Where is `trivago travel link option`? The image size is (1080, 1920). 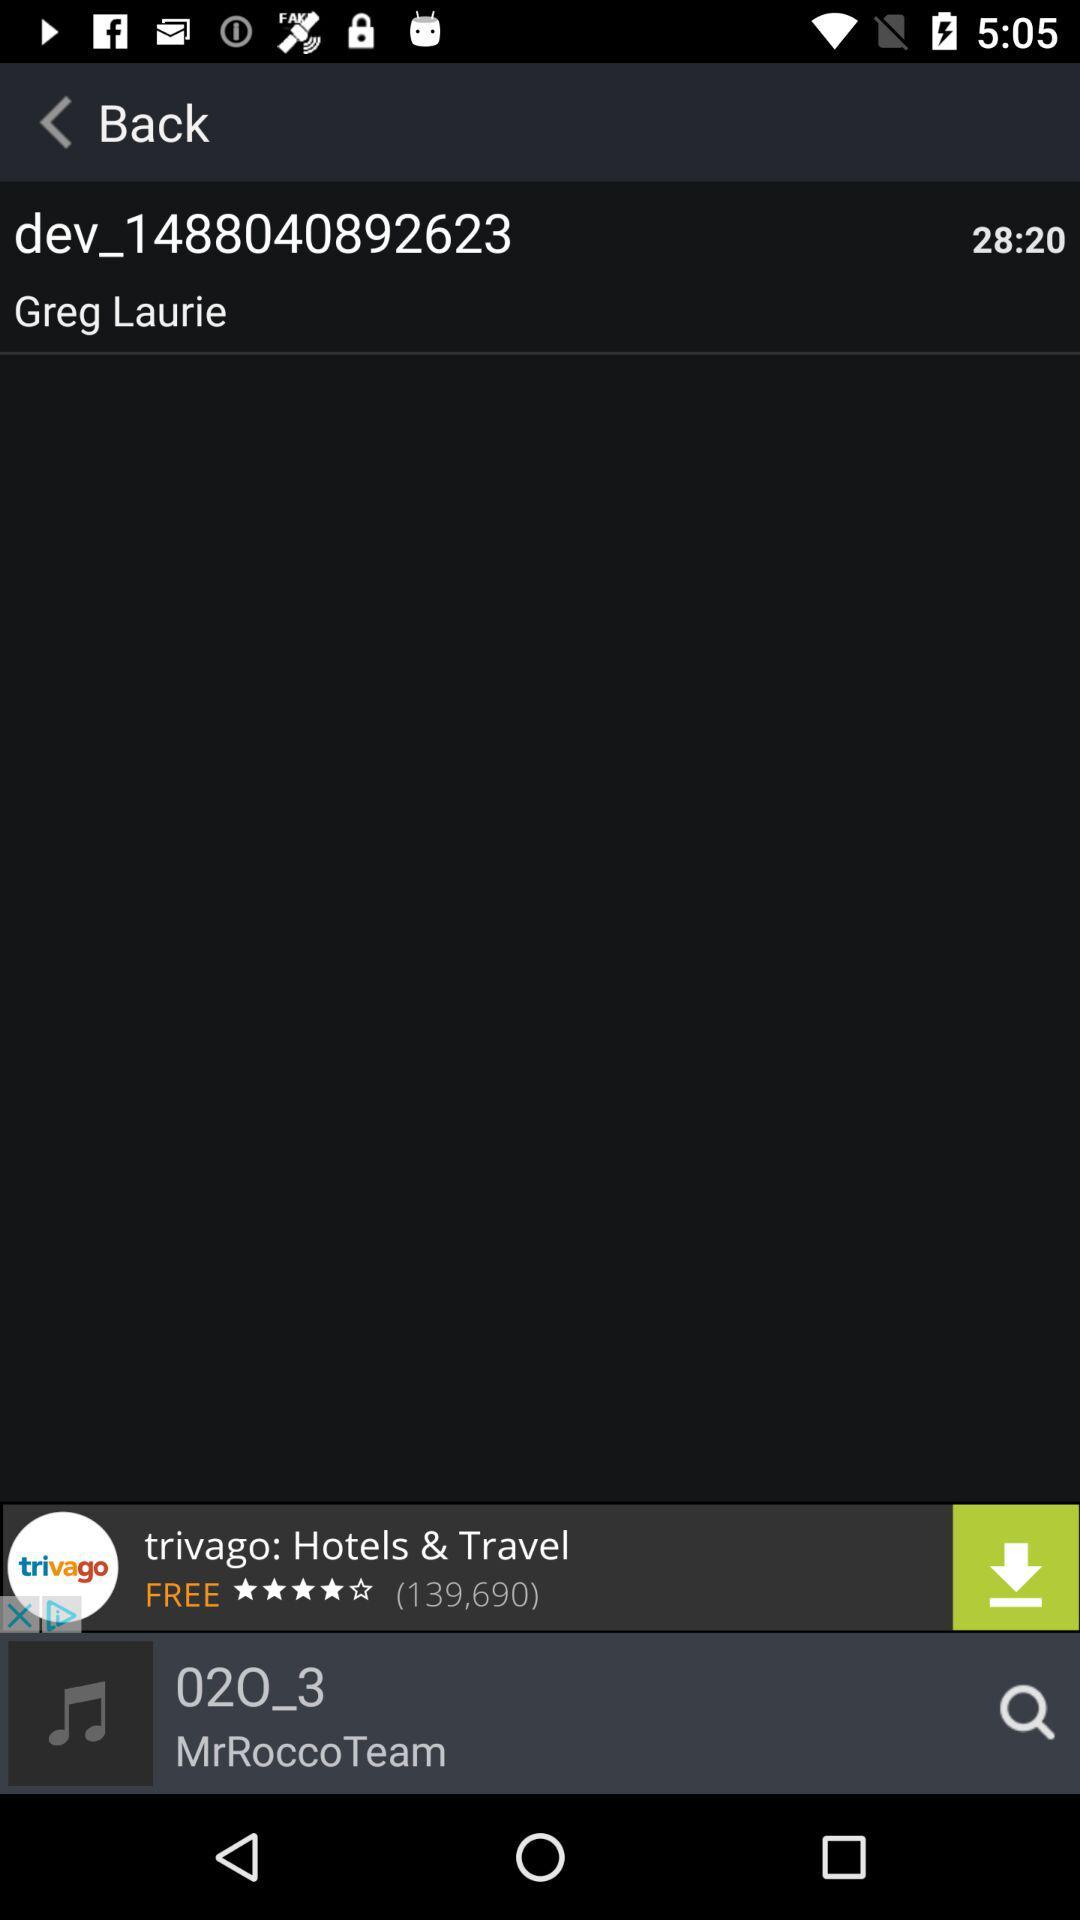 trivago travel link option is located at coordinates (540, 1566).